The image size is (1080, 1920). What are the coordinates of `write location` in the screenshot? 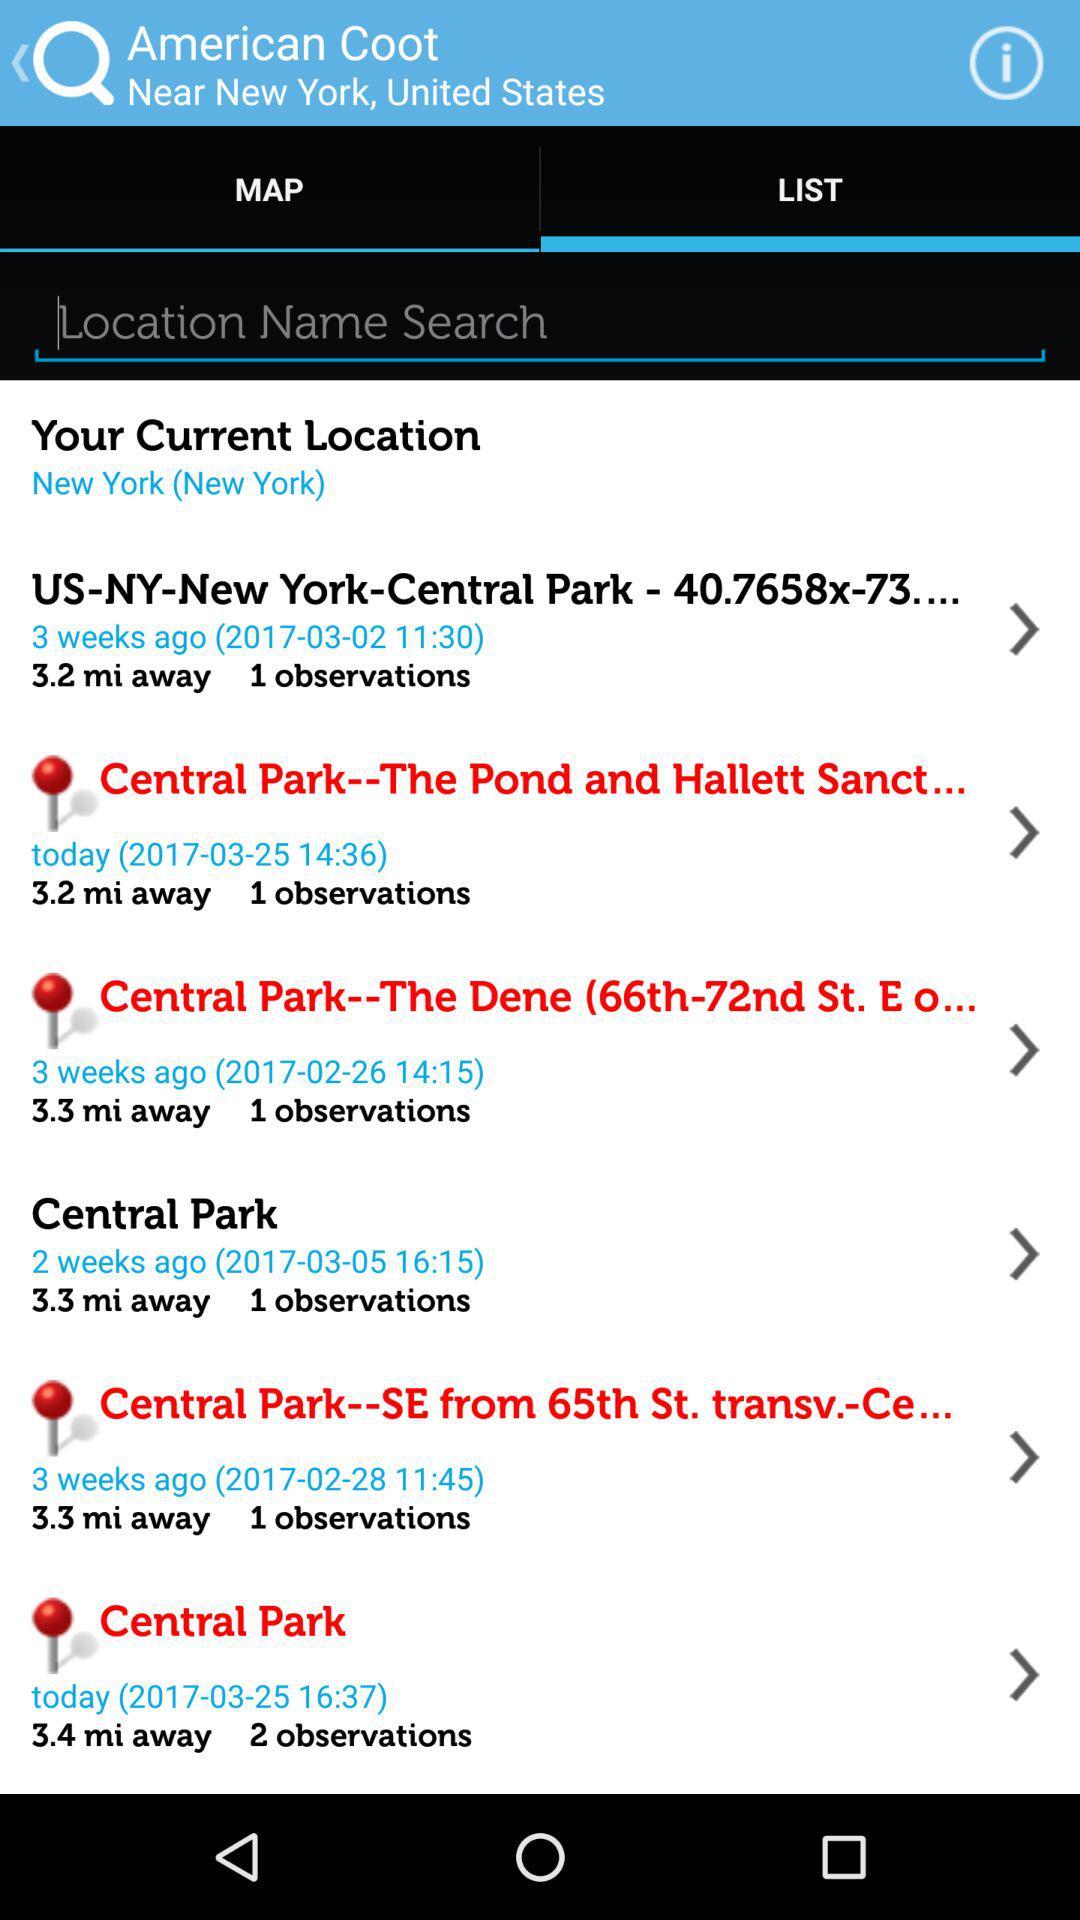 It's located at (540, 322).